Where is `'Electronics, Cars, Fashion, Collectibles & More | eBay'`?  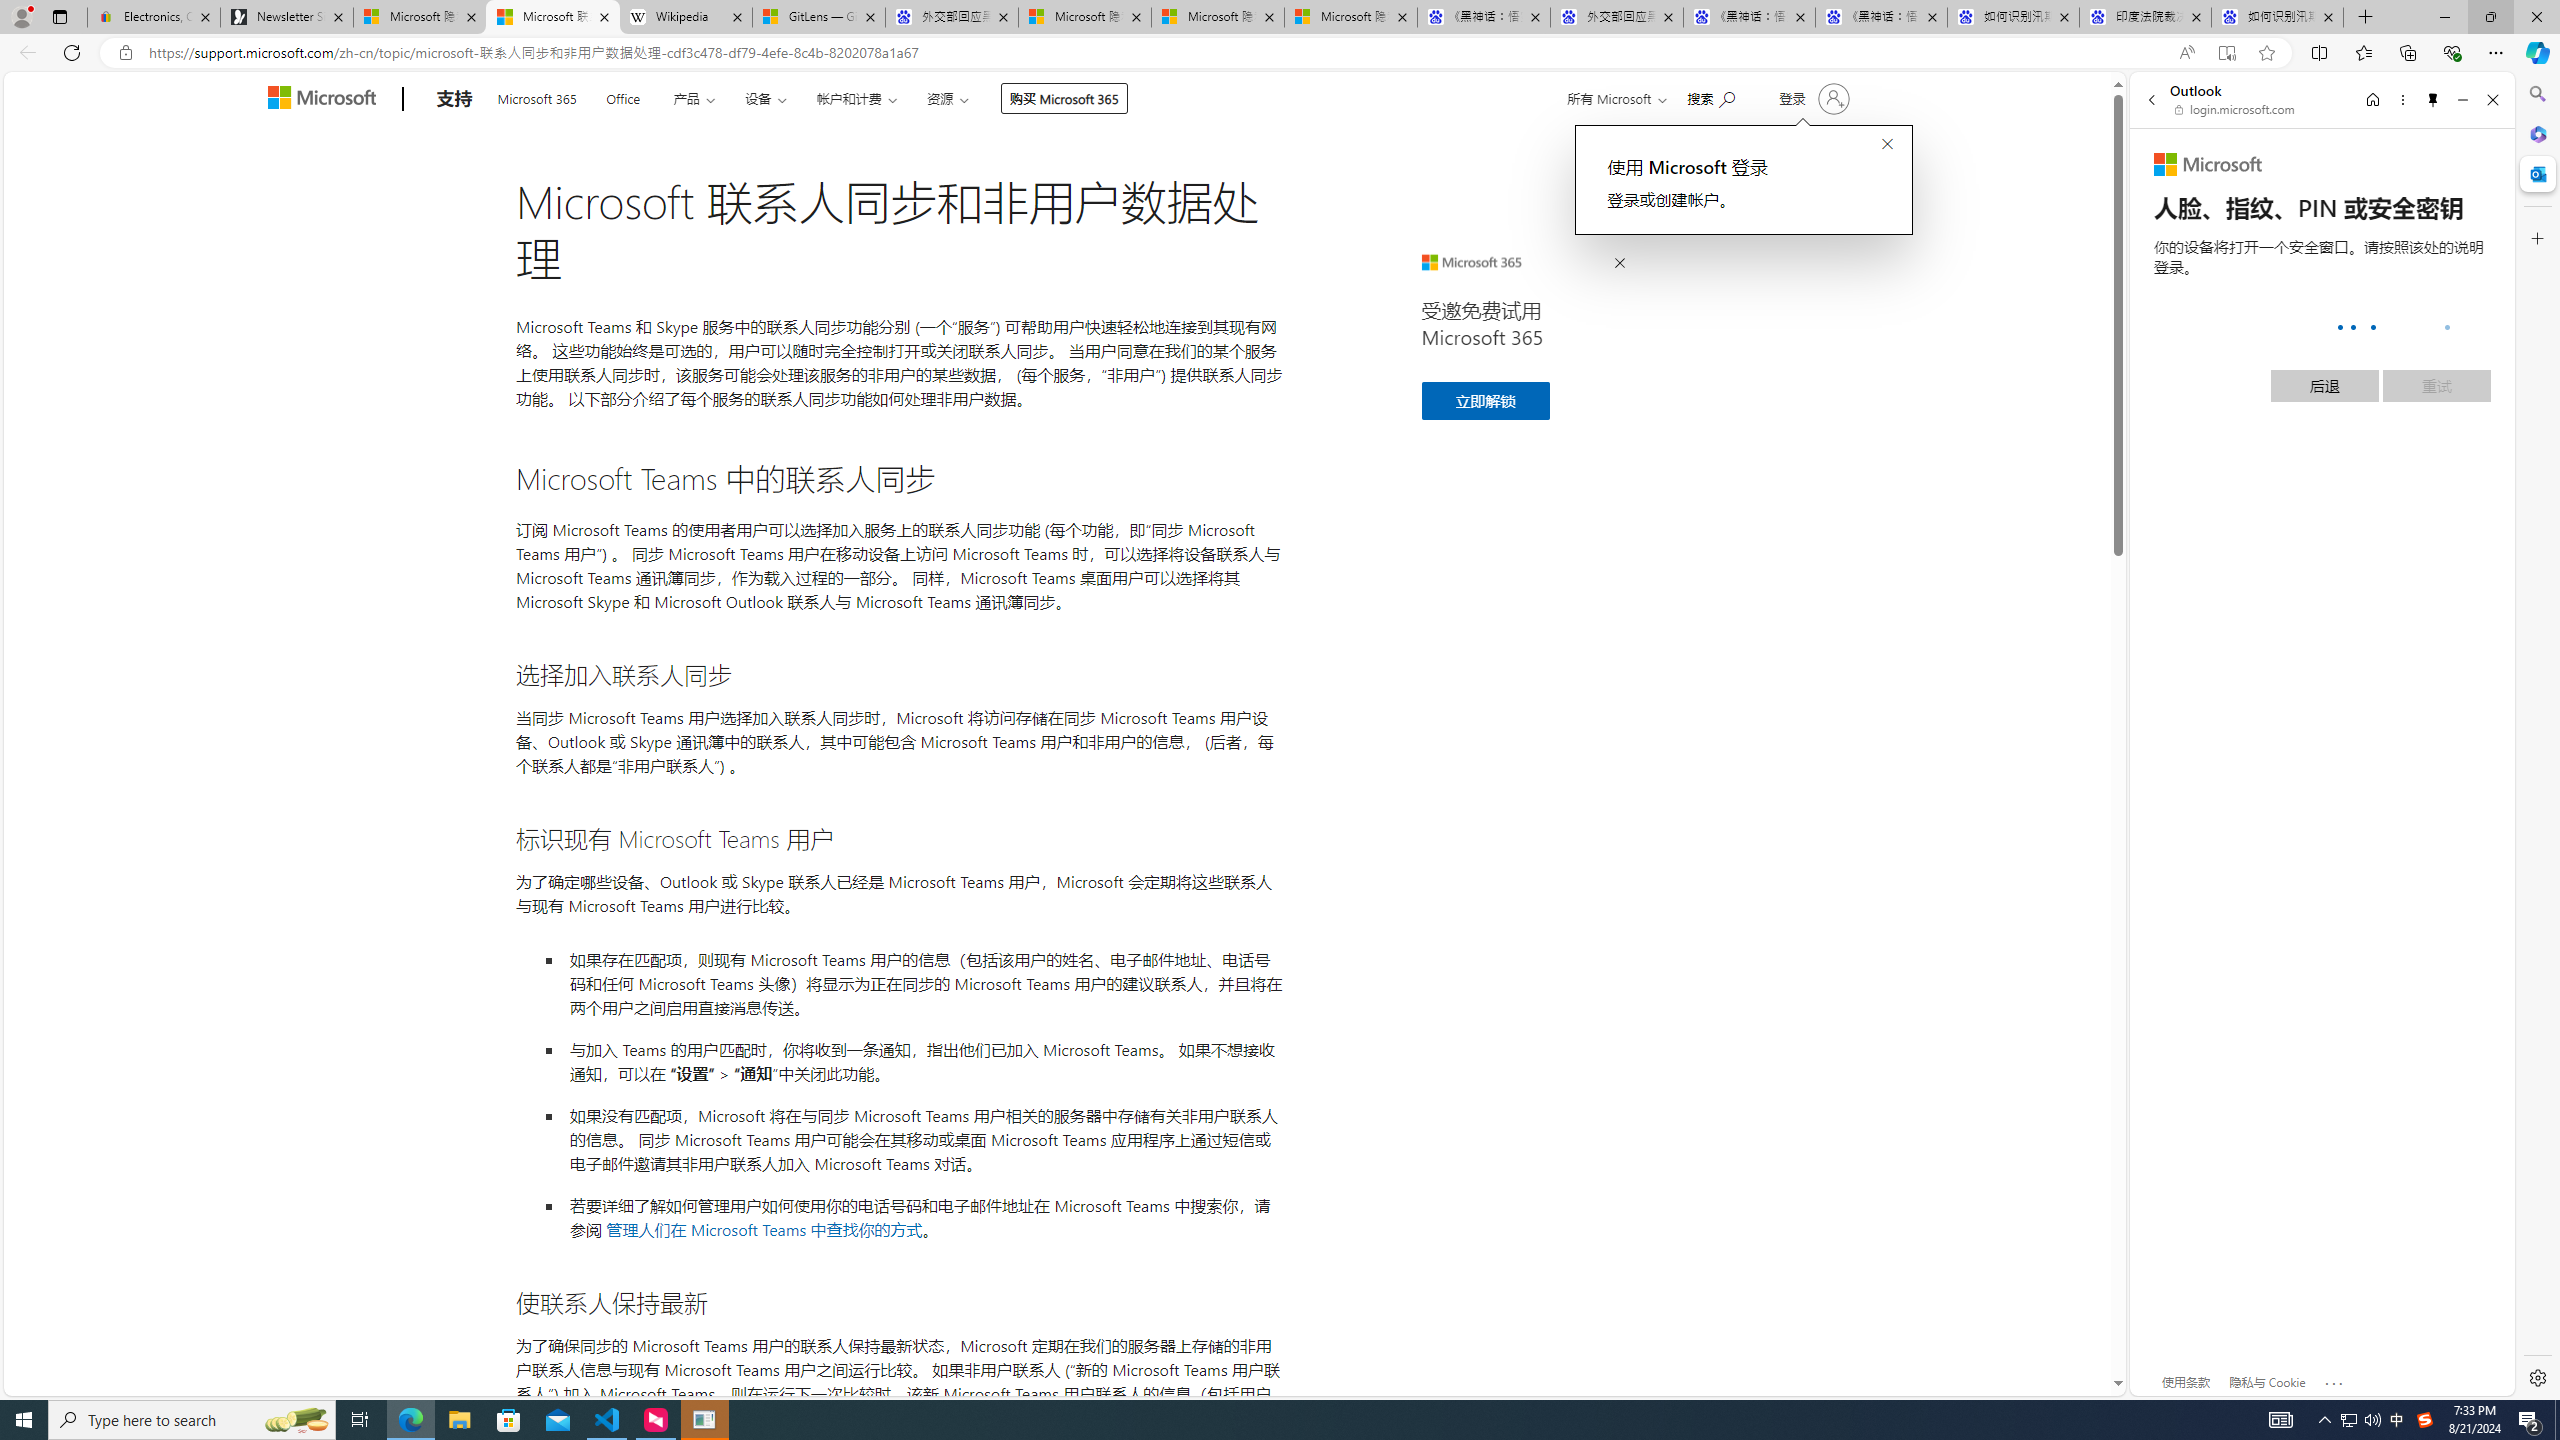 'Electronics, Cars, Fashion, Collectibles & More | eBay' is located at coordinates (152, 16).